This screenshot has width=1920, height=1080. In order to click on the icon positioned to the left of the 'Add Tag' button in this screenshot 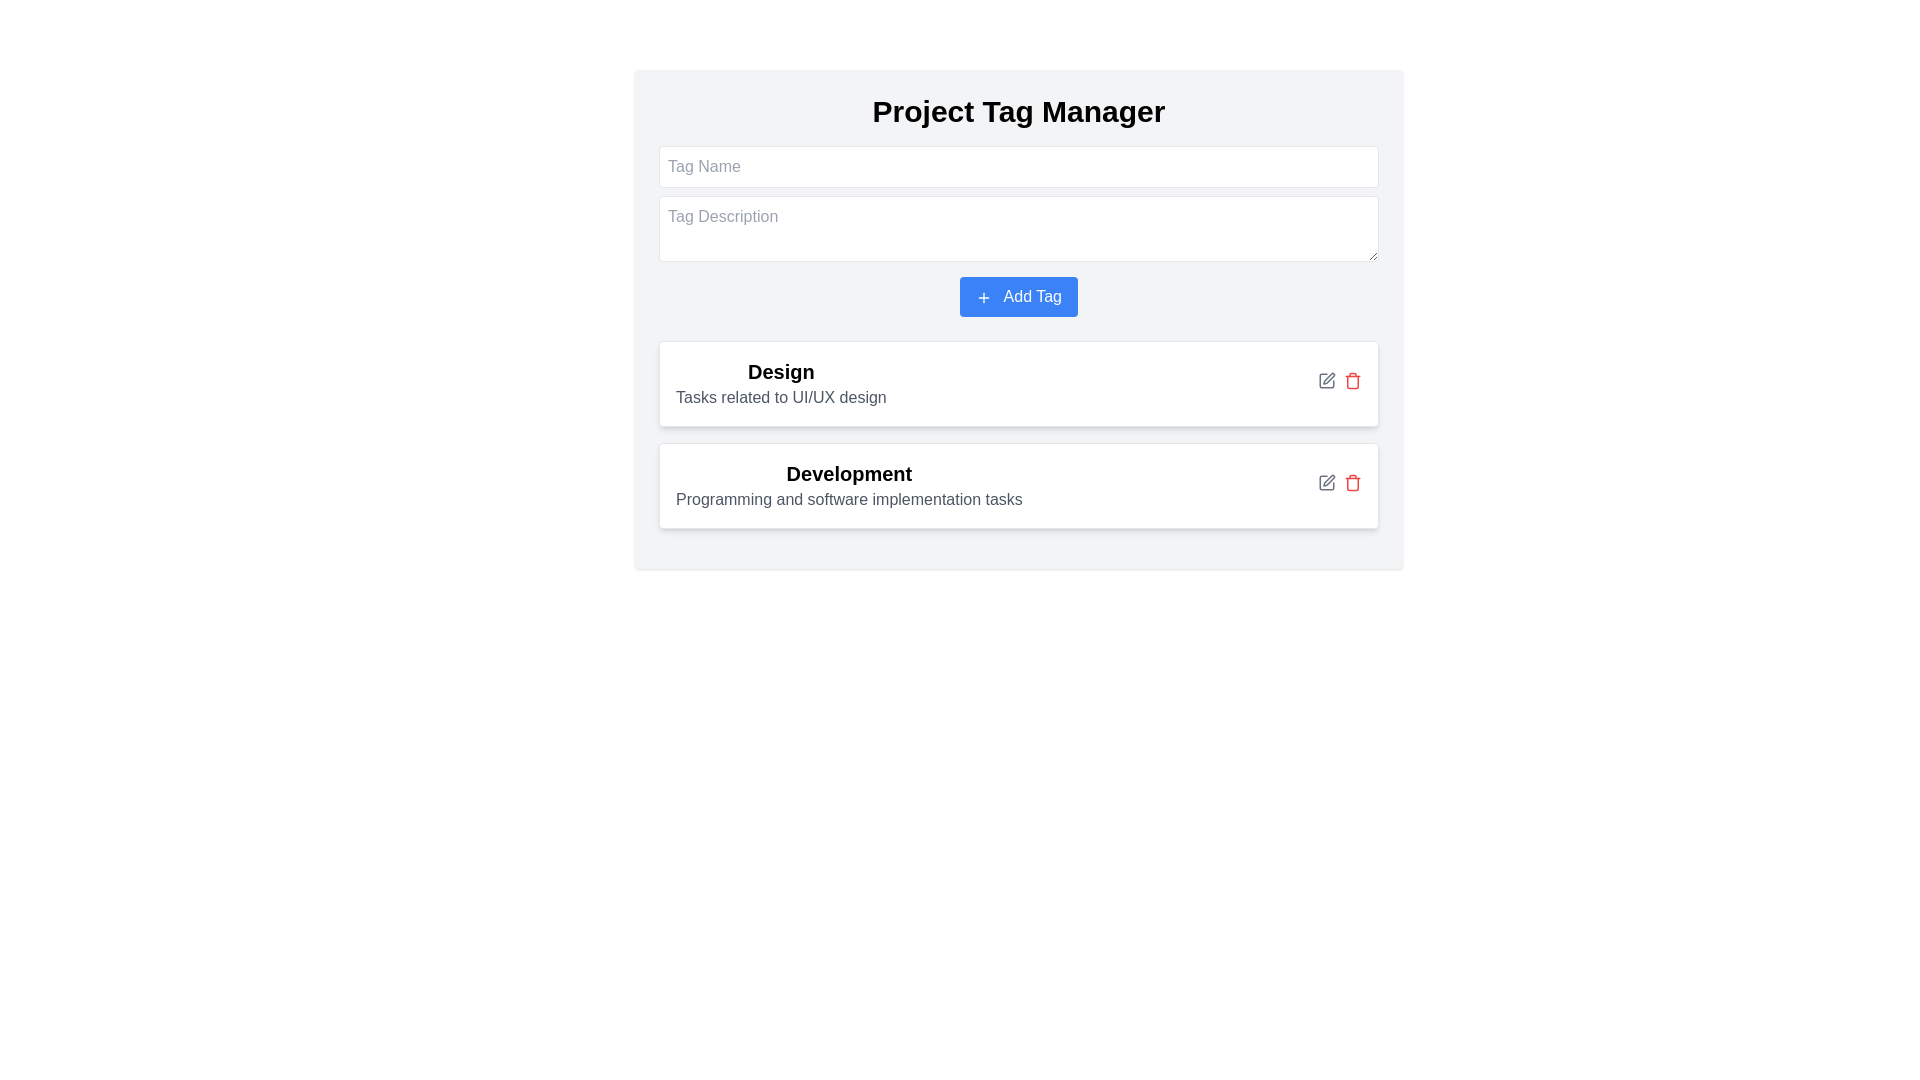, I will do `click(983, 297)`.